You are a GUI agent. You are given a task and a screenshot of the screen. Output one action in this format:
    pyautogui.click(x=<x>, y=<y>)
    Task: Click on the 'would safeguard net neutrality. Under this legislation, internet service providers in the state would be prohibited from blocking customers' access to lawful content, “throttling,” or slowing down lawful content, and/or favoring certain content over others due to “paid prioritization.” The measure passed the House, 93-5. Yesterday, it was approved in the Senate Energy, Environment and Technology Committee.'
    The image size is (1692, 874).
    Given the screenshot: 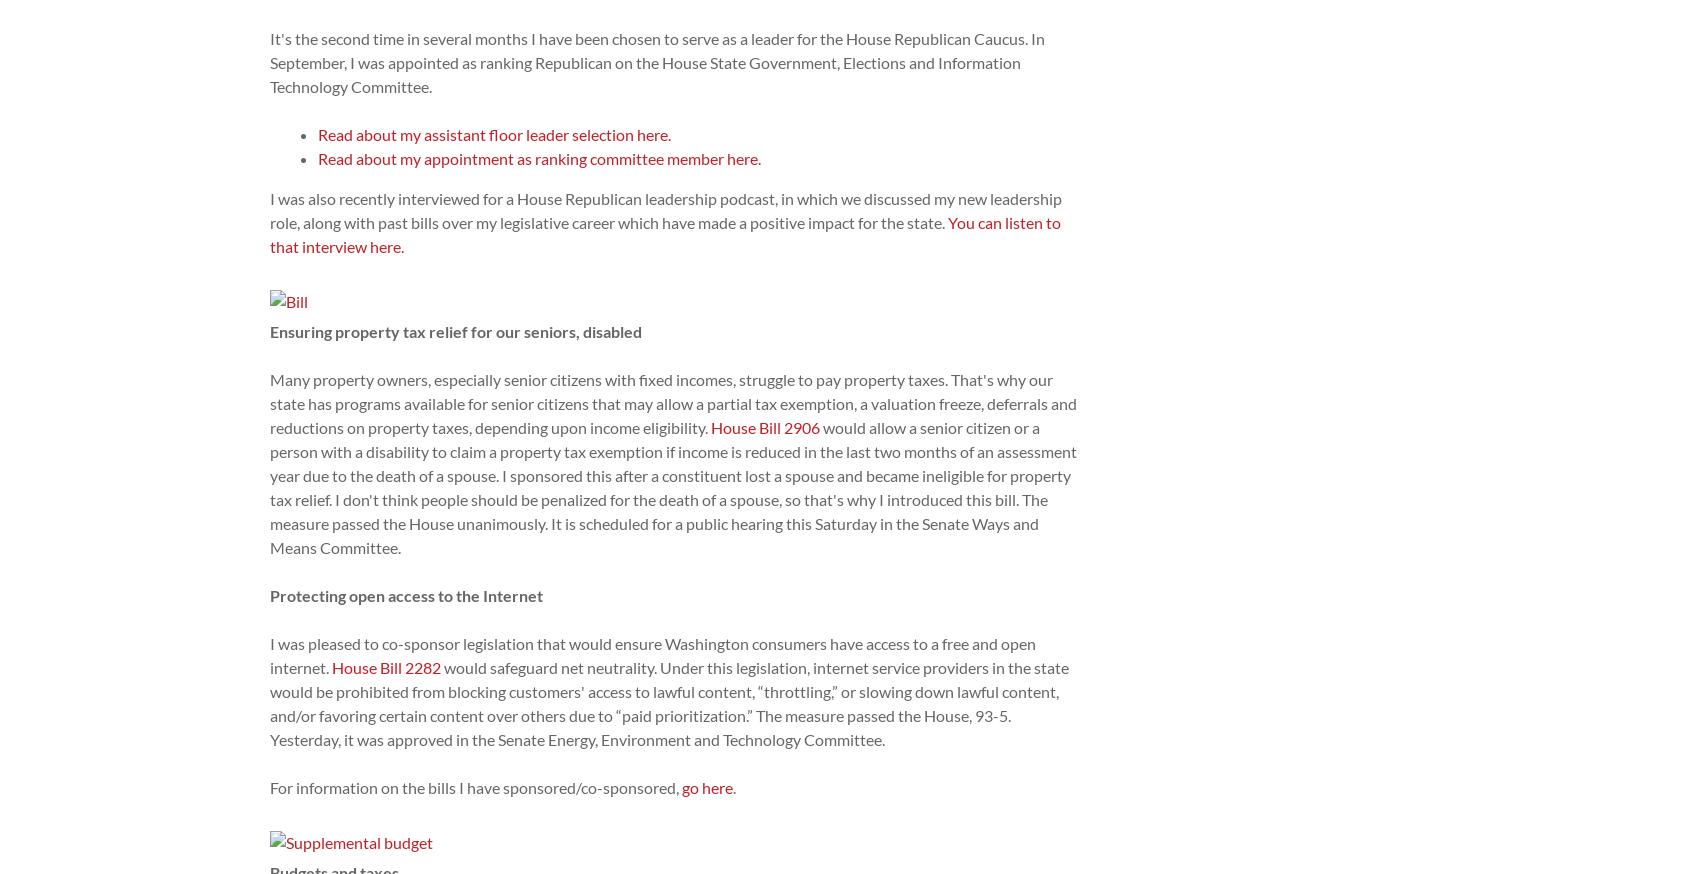 What is the action you would take?
    pyautogui.click(x=270, y=703)
    